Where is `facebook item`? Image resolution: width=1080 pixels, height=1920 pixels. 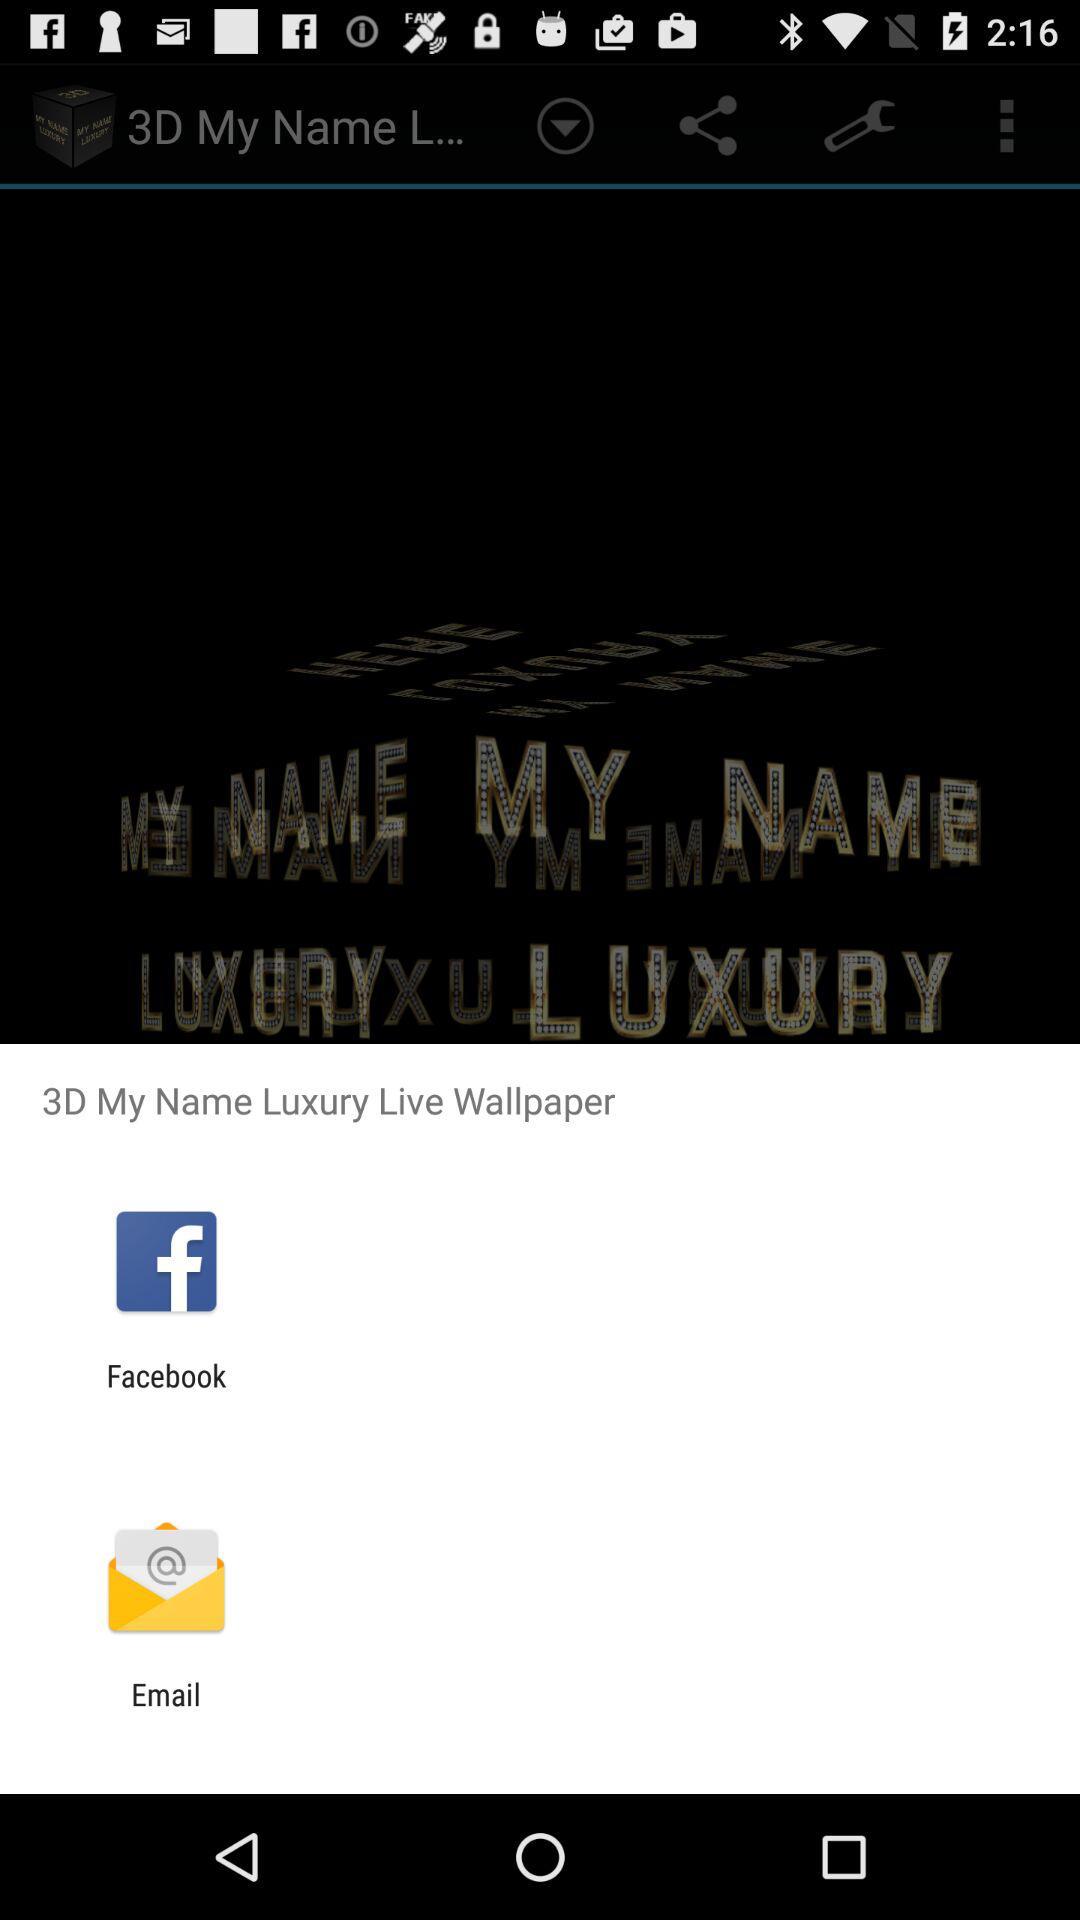
facebook item is located at coordinates (165, 1392).